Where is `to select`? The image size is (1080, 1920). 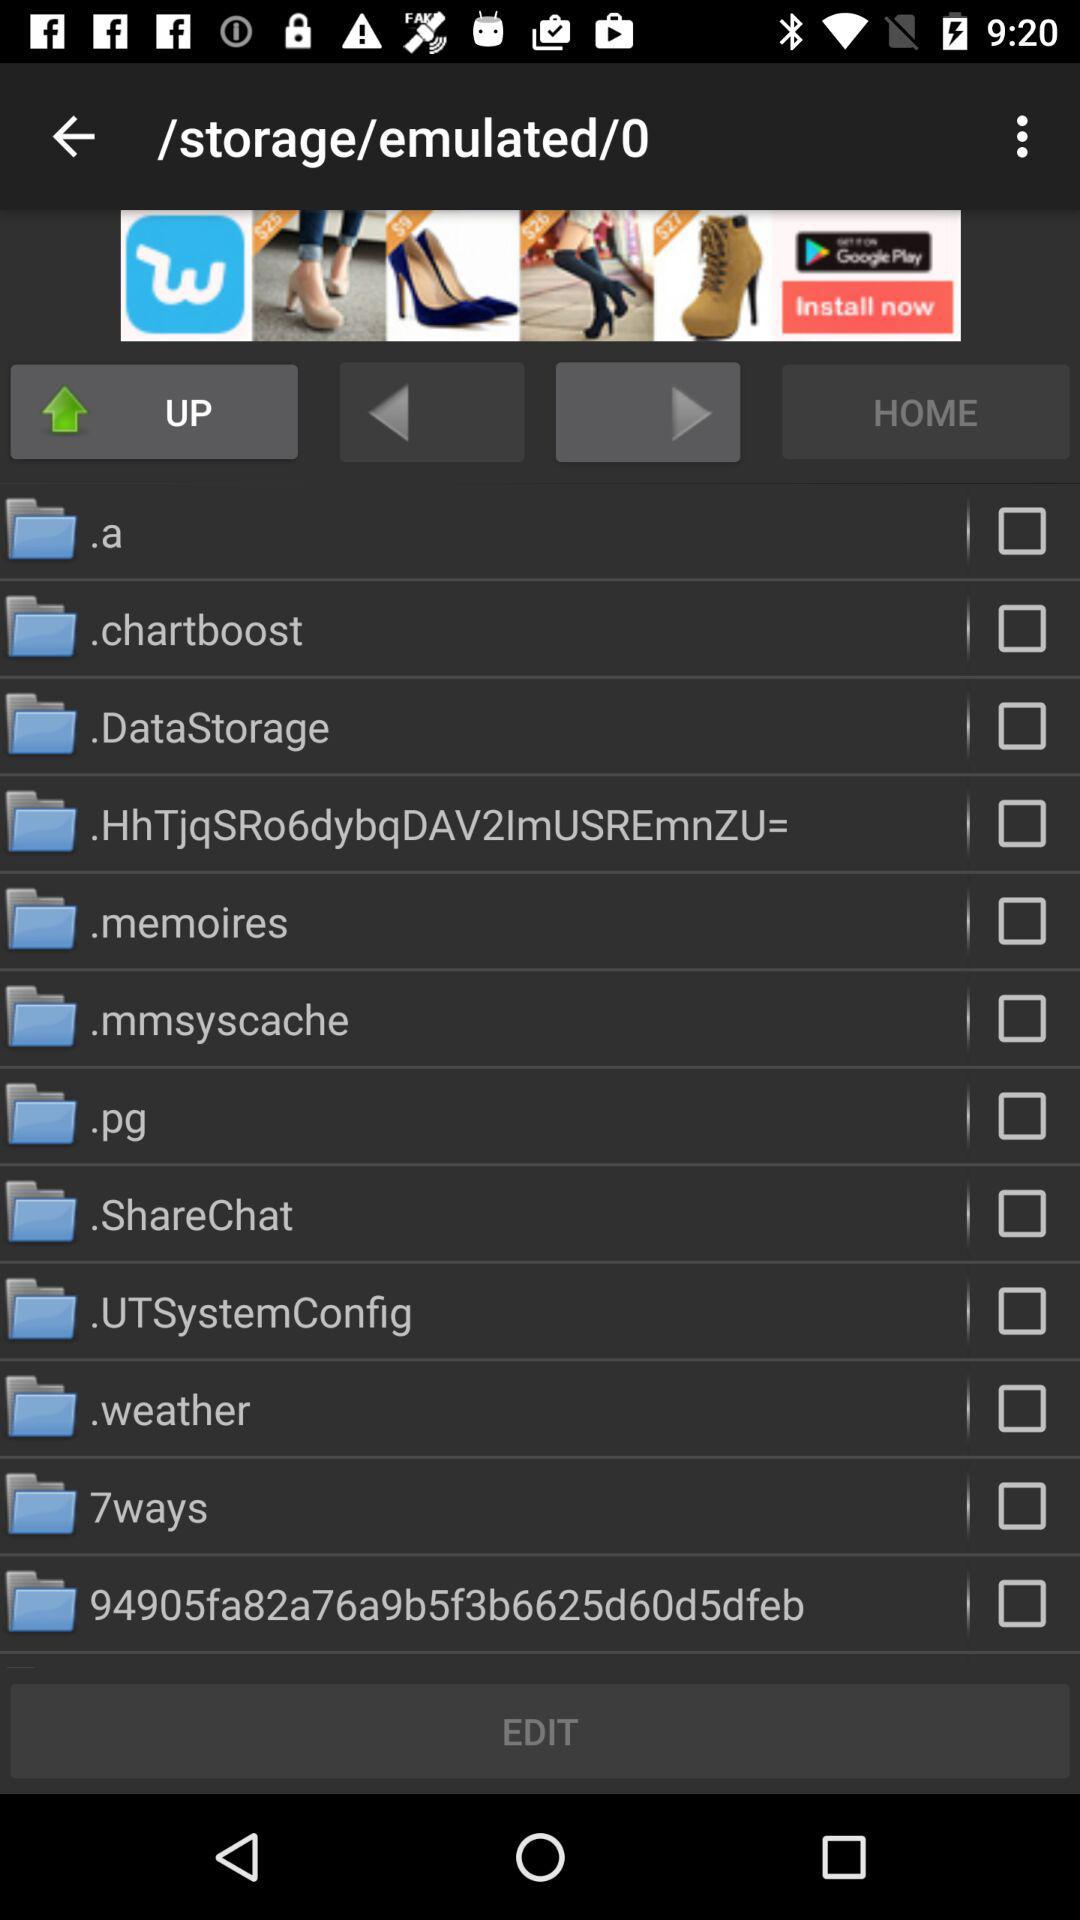 to select is located at coordinates (1024, 1407).